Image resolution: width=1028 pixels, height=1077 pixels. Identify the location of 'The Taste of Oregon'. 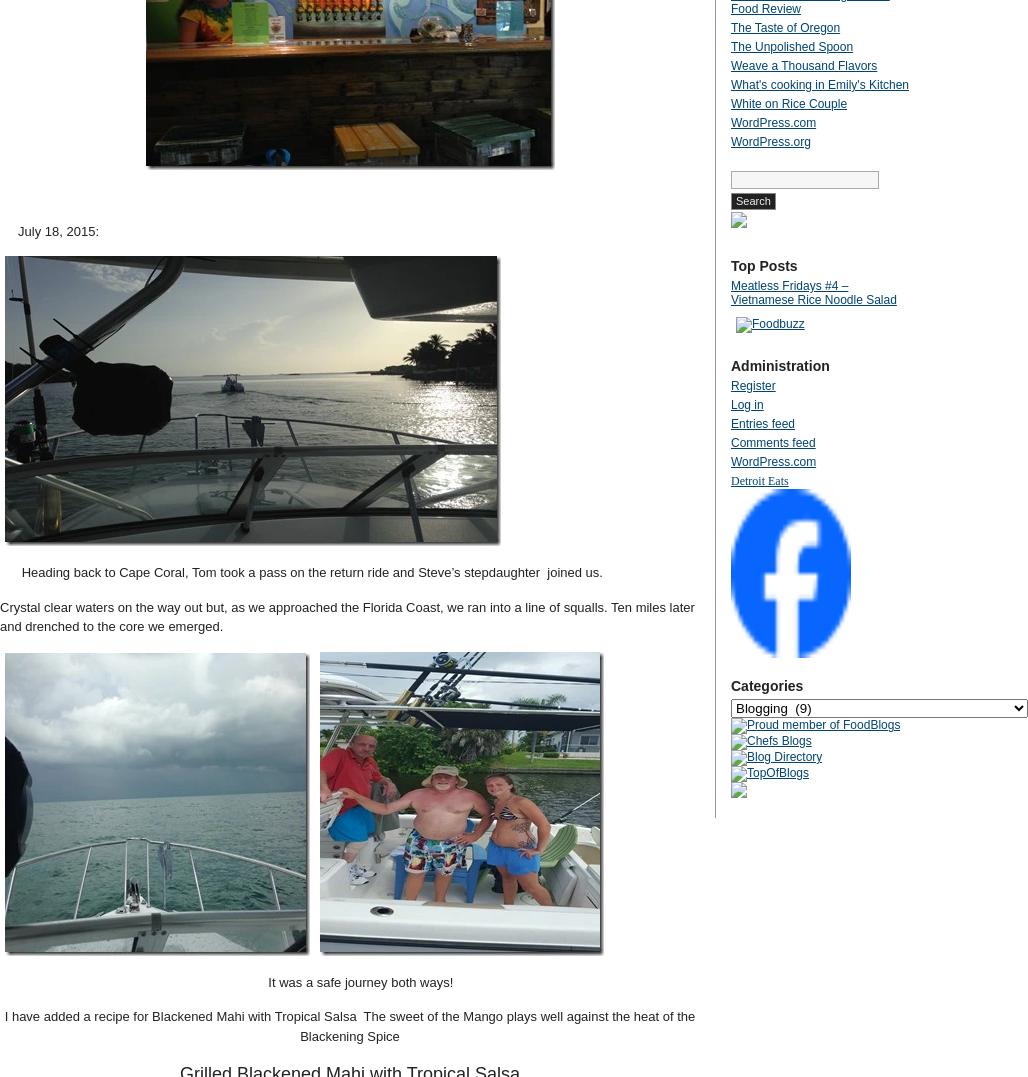
(730, 27).